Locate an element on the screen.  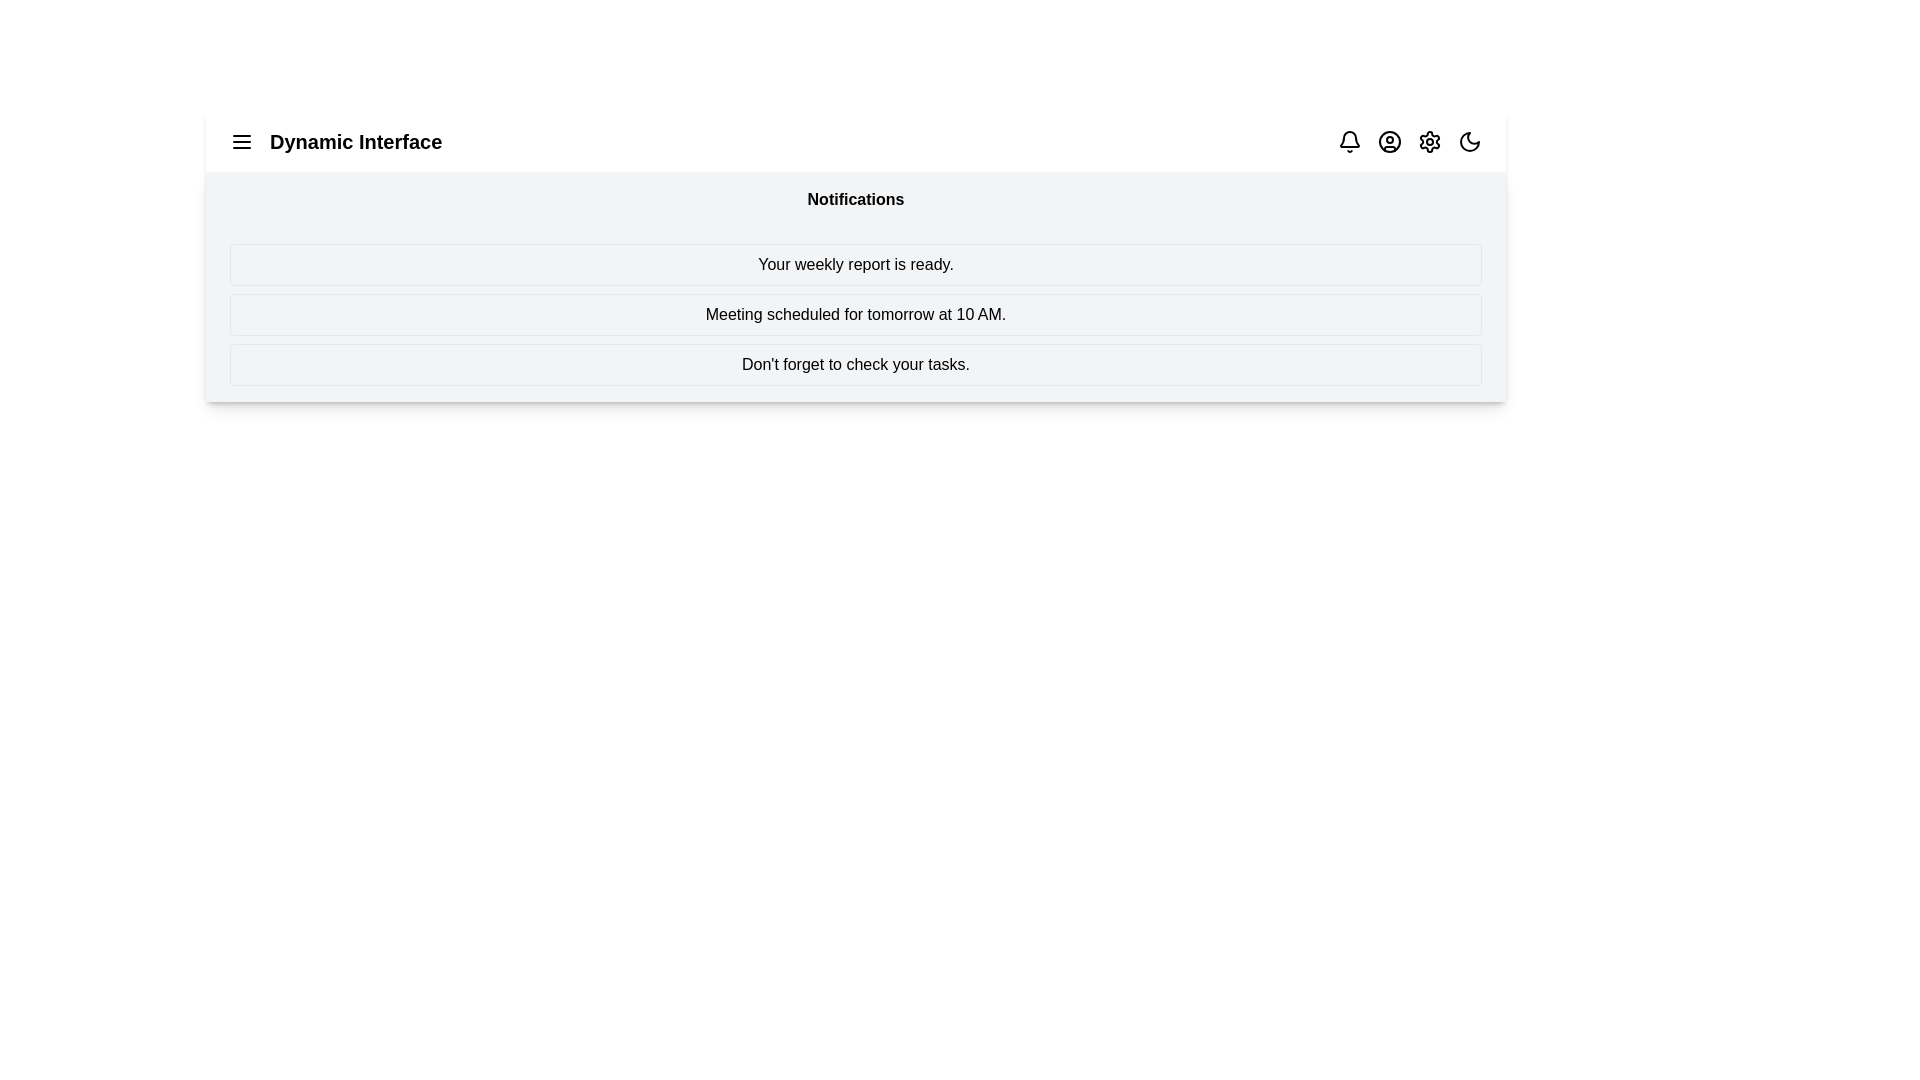
the user profile icon to open the user profile settings is located at coordinates (1389, 141).